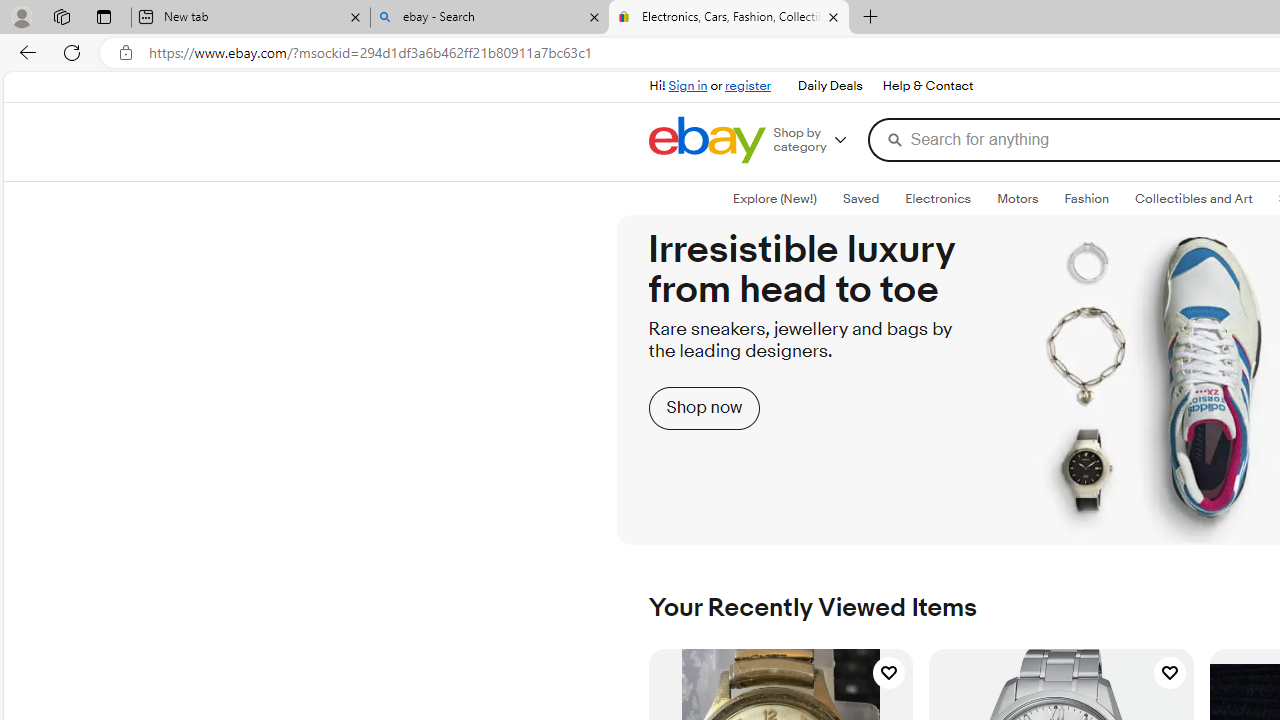 The height and width of the screenshot is (720, 1280). What do you see at coordinates (688, 85) in the screenshot?
I see `'Sign in'` at bounding box center [688, 85].